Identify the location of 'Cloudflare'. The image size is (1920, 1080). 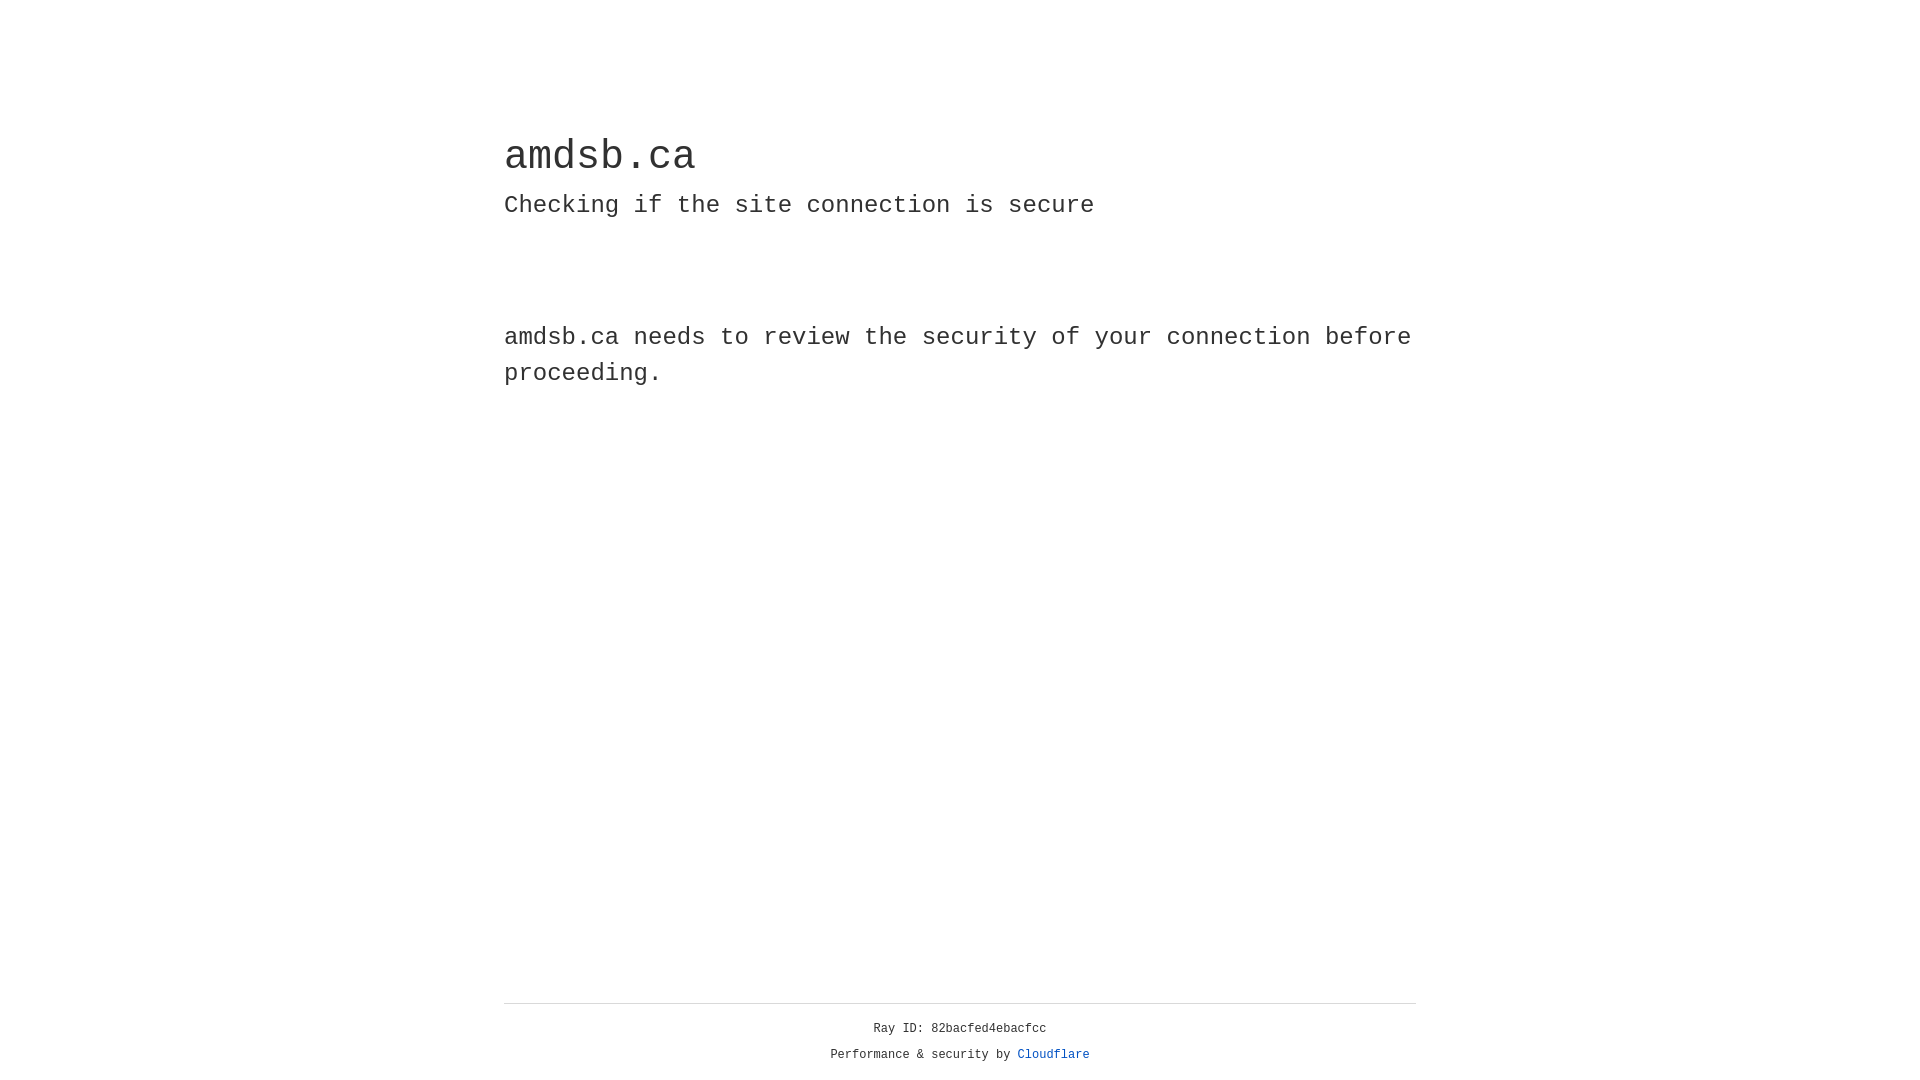
(1053, 1054).